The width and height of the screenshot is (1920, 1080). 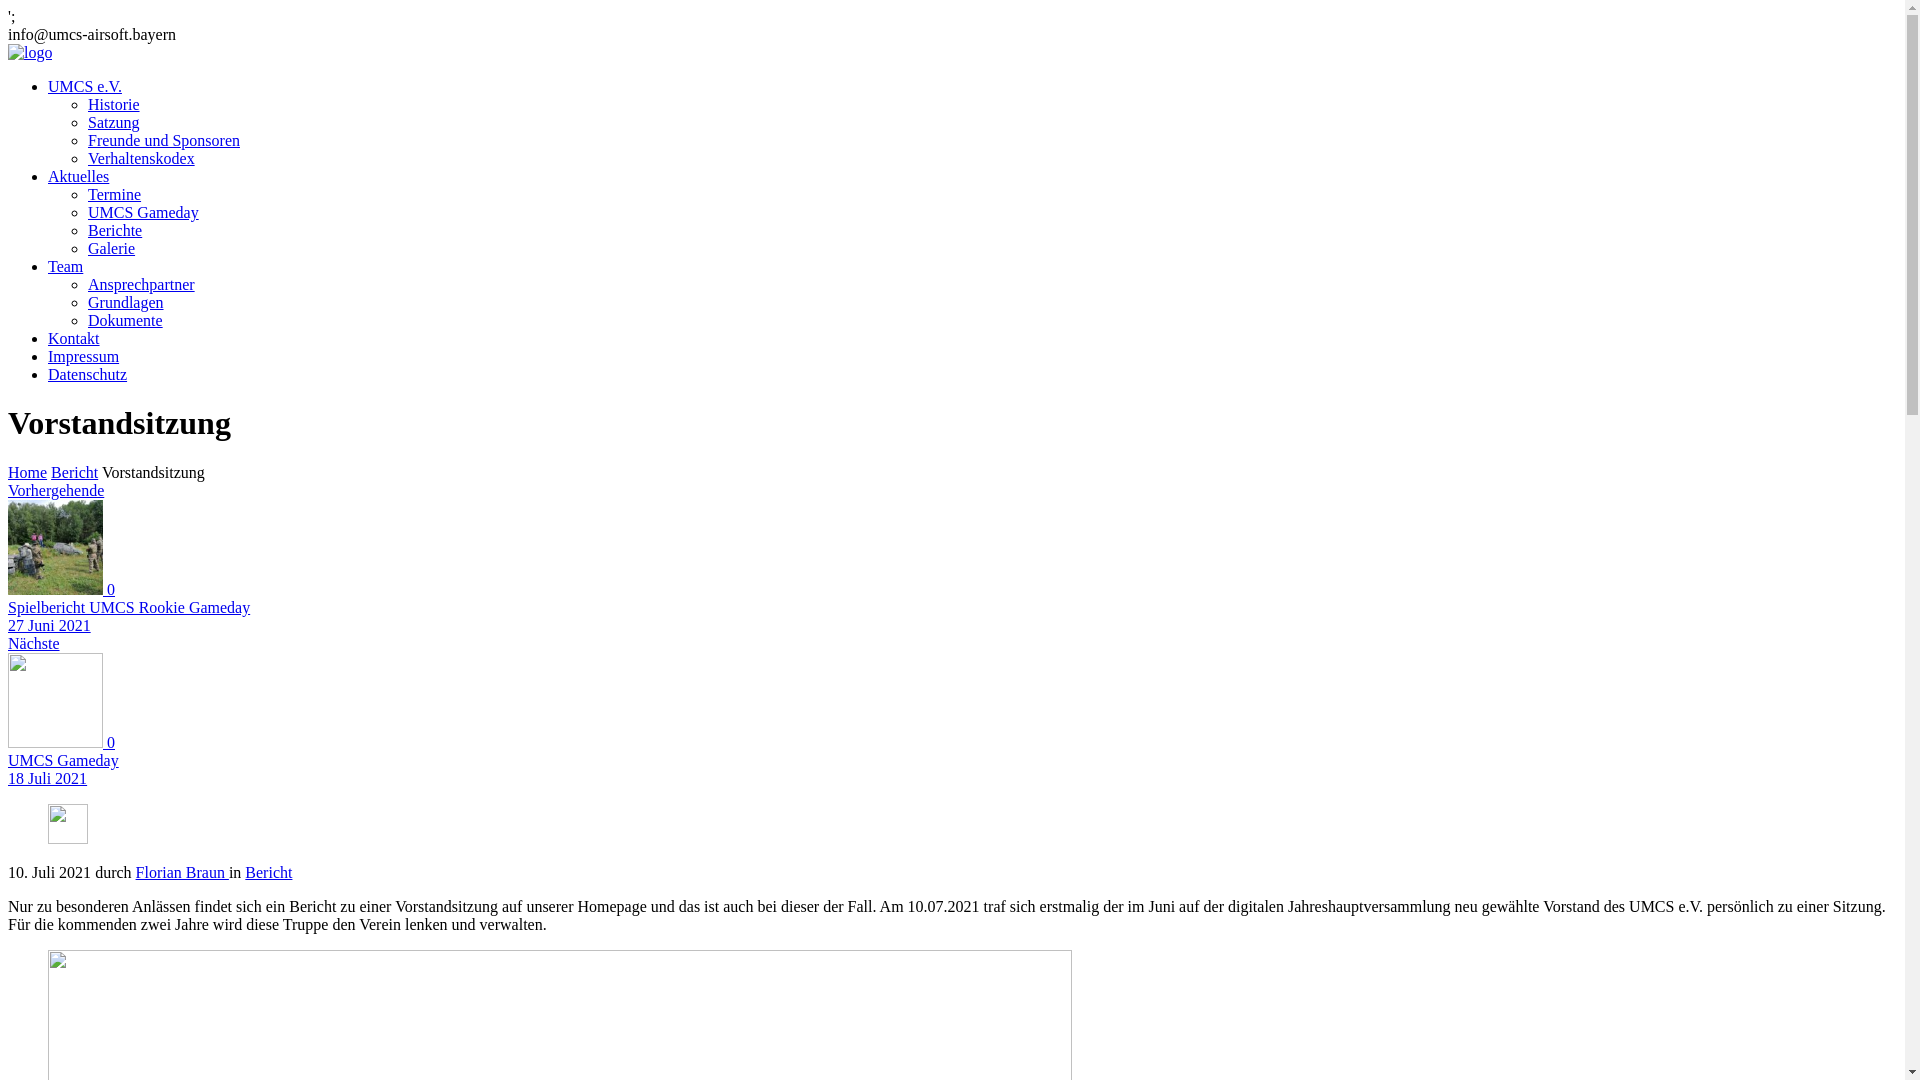 I want to click on 'Aktuelles', so click(x=78, y=175).